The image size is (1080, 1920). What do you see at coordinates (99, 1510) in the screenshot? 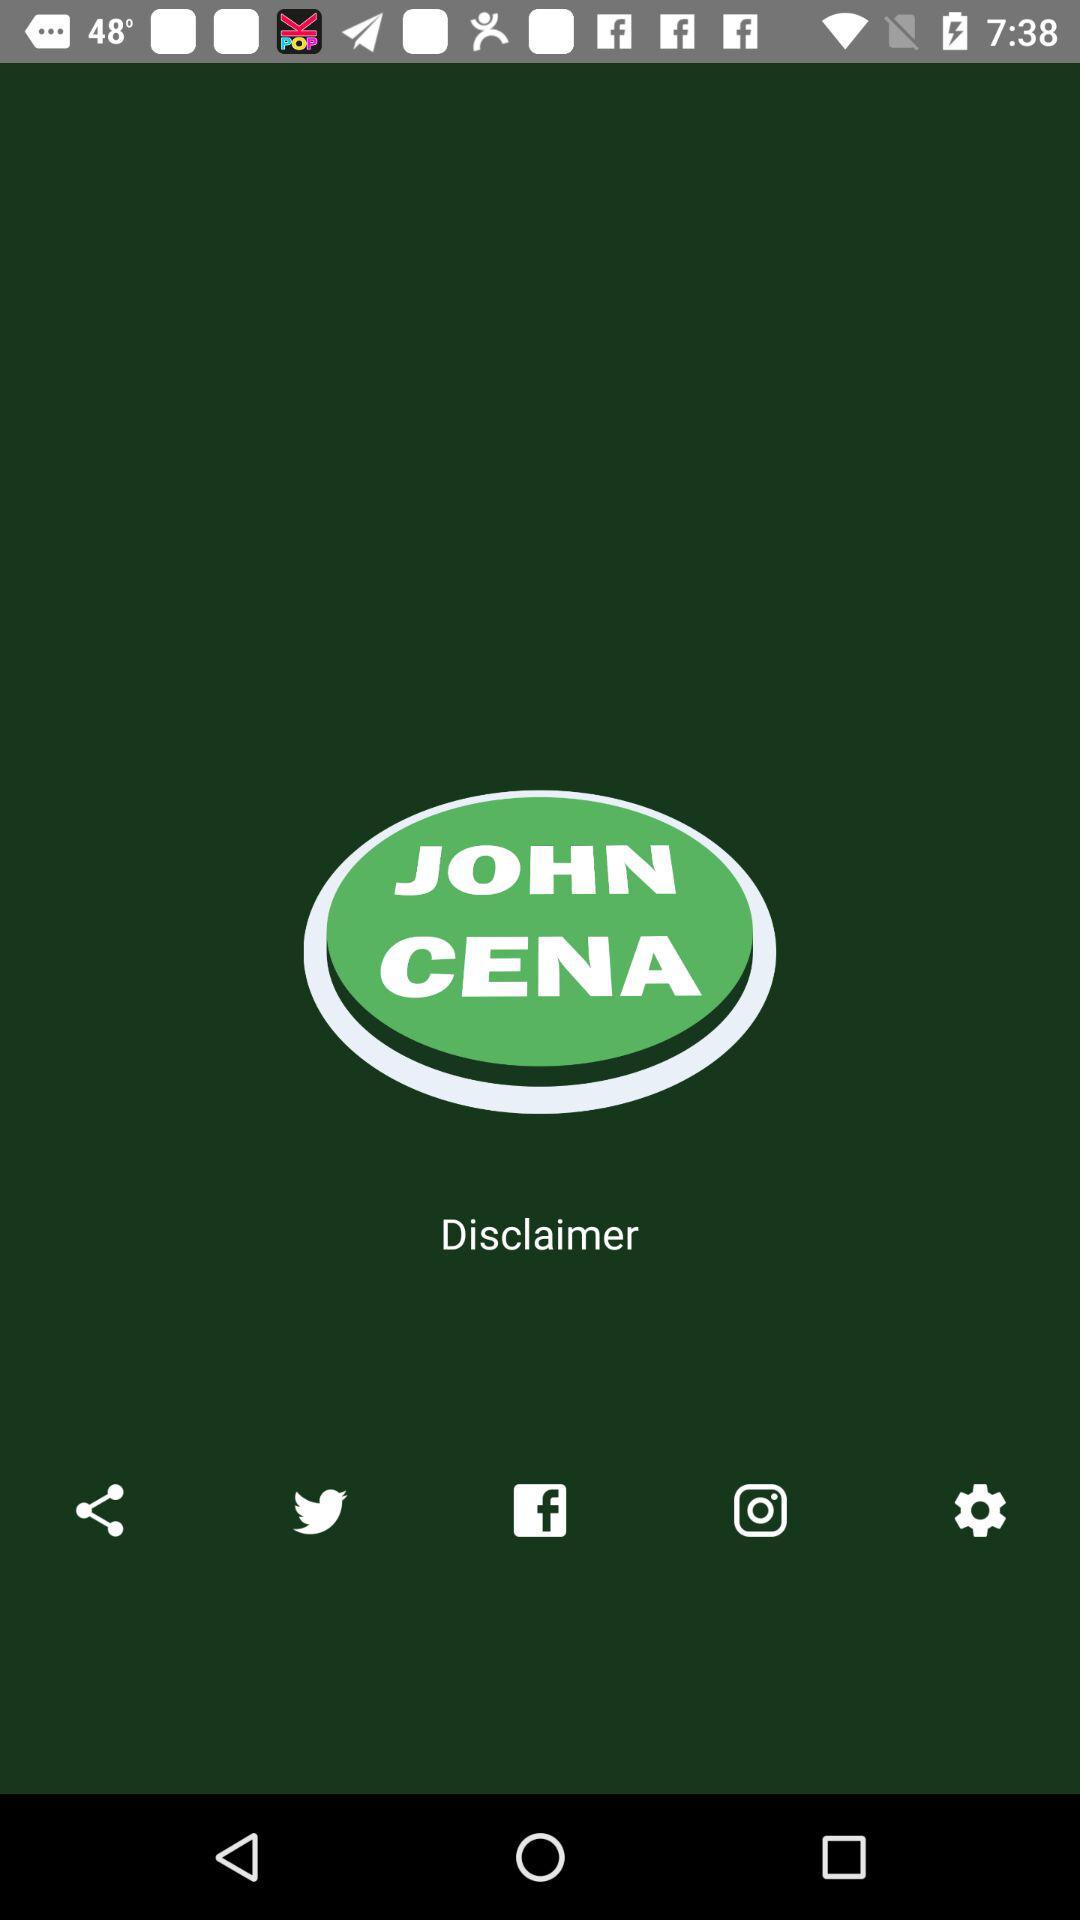
I see `the share icon` at bounding box center [99, 1510].